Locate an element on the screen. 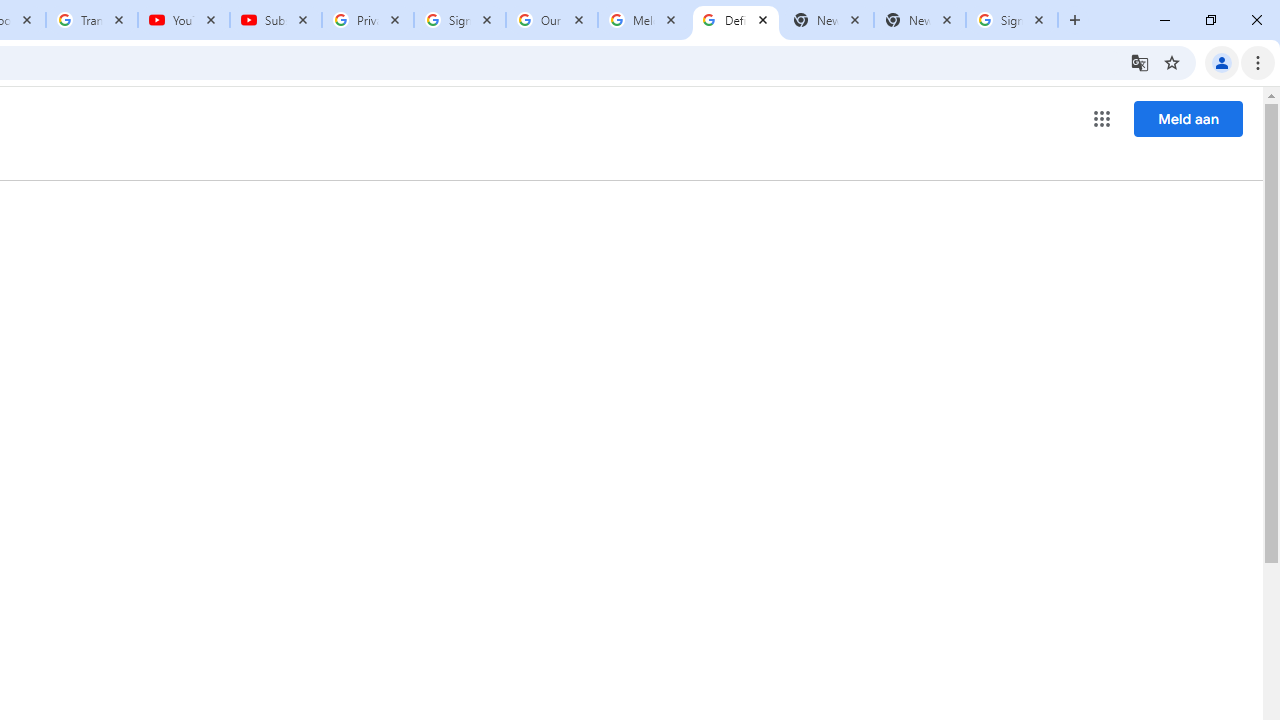  'Meld aan' is located at coordinates (1188, 118).